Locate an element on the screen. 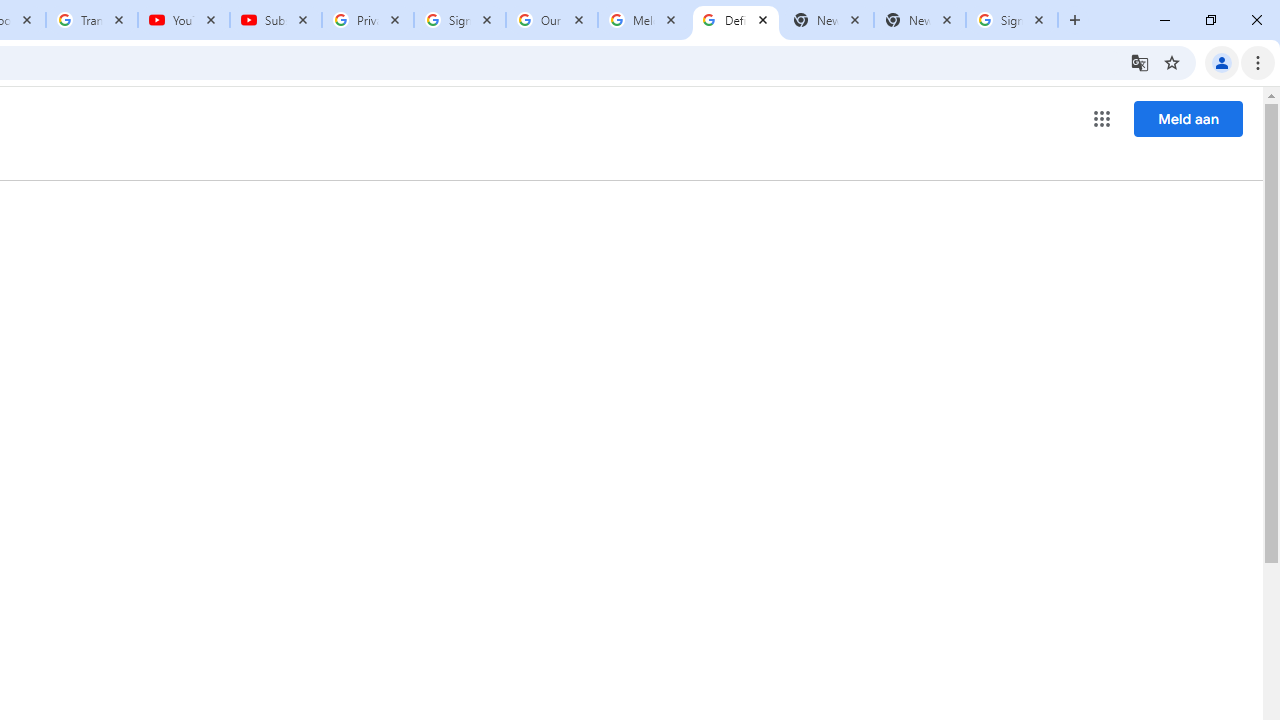  'Meld aan' is located at coordinates (1188, 118).